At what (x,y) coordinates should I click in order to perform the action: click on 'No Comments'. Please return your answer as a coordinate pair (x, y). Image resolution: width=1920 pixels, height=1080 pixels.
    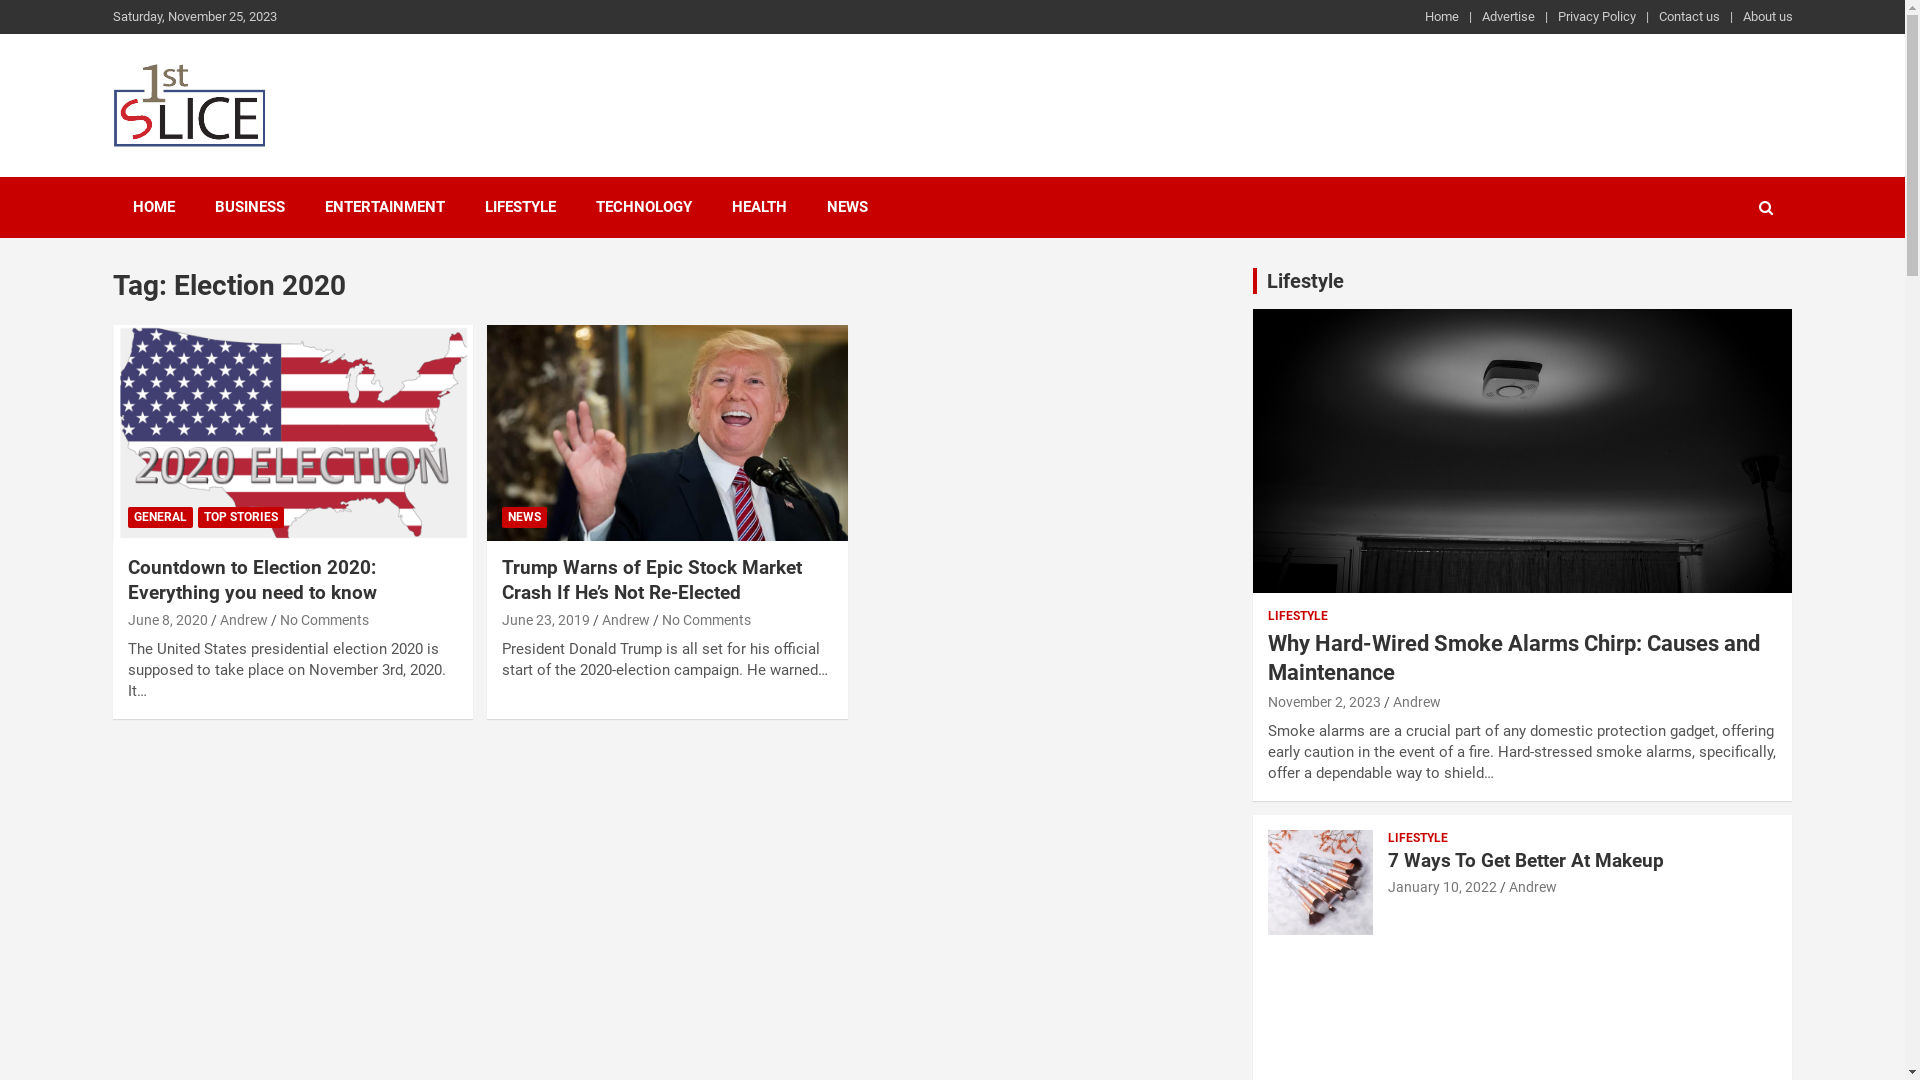
    Looking at the image, I should click on (324, 619).